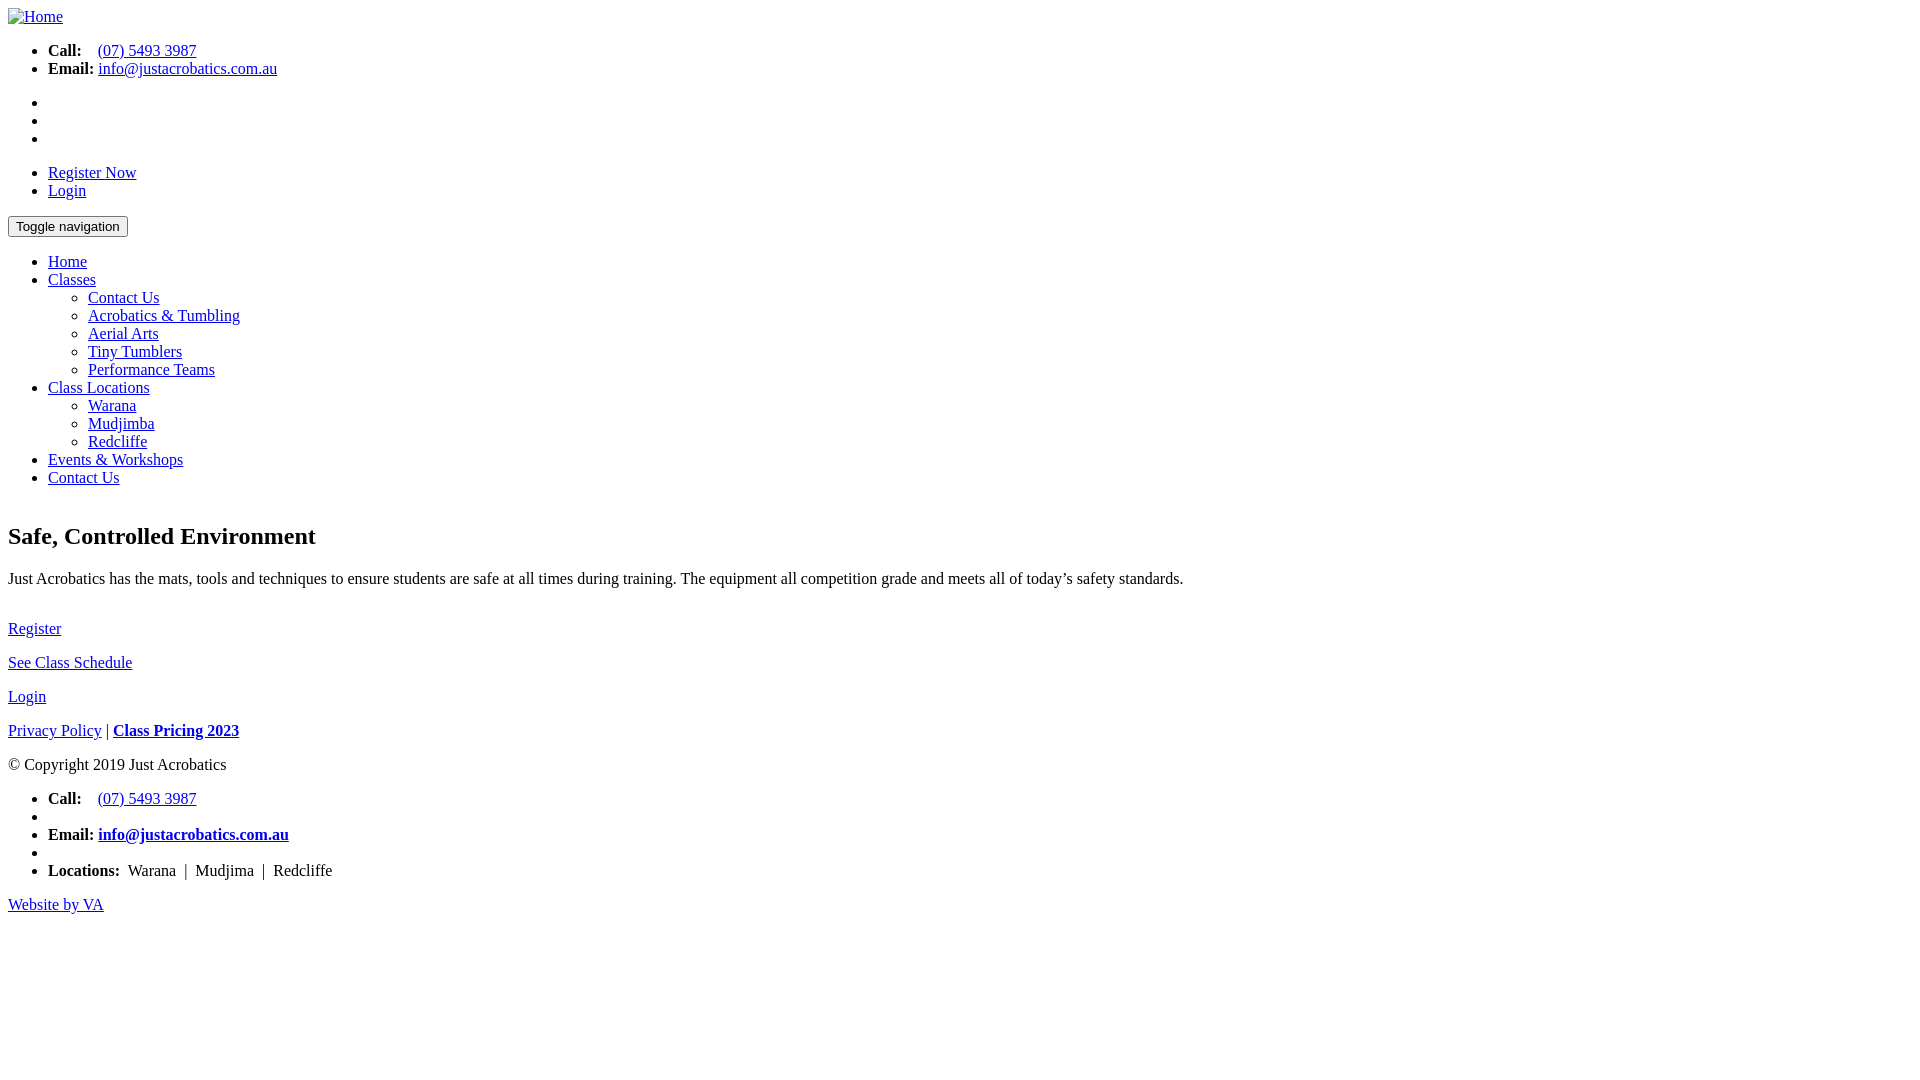  Describe the element at coordinates (116, 440) in the screenshot. I see `'Redcliffe'` at that location.